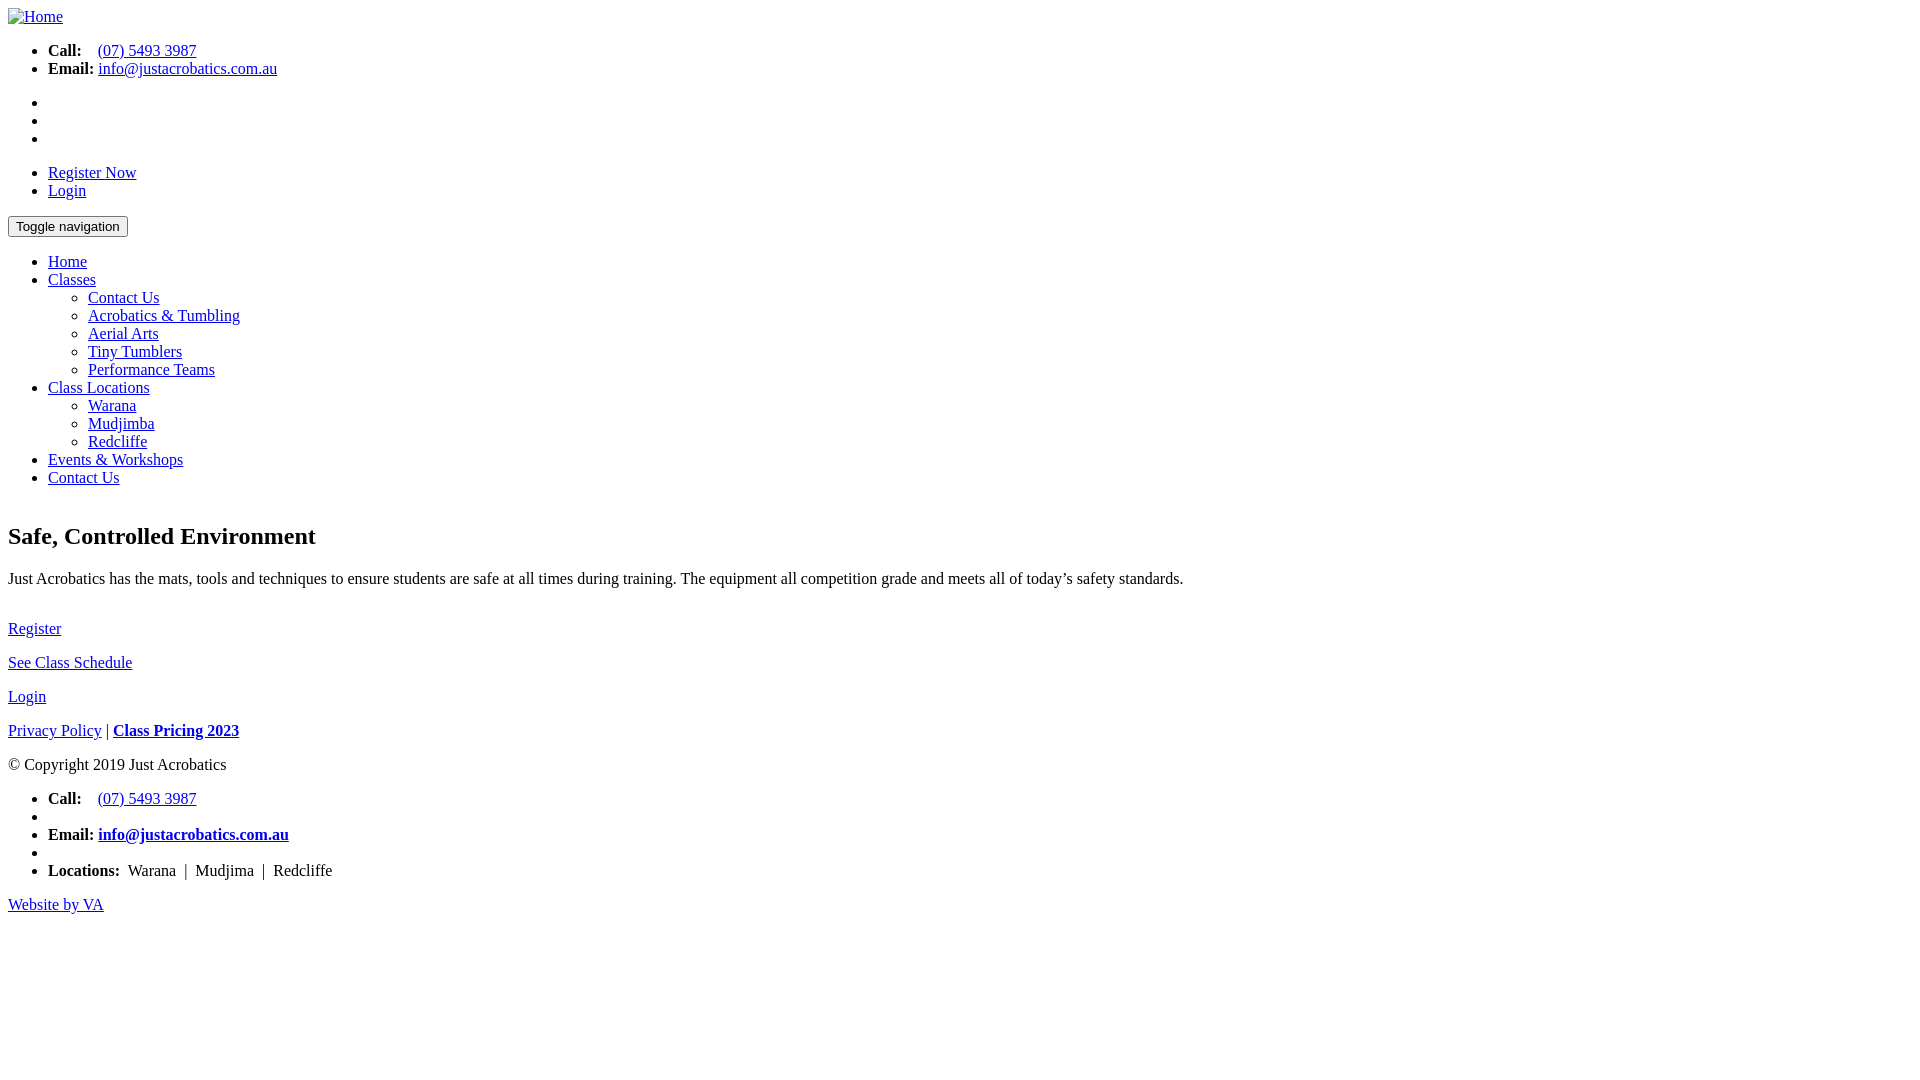  Describe the element at coordinates (116, 440) in the screenshot. I see `'Redcliffe'` at that location.